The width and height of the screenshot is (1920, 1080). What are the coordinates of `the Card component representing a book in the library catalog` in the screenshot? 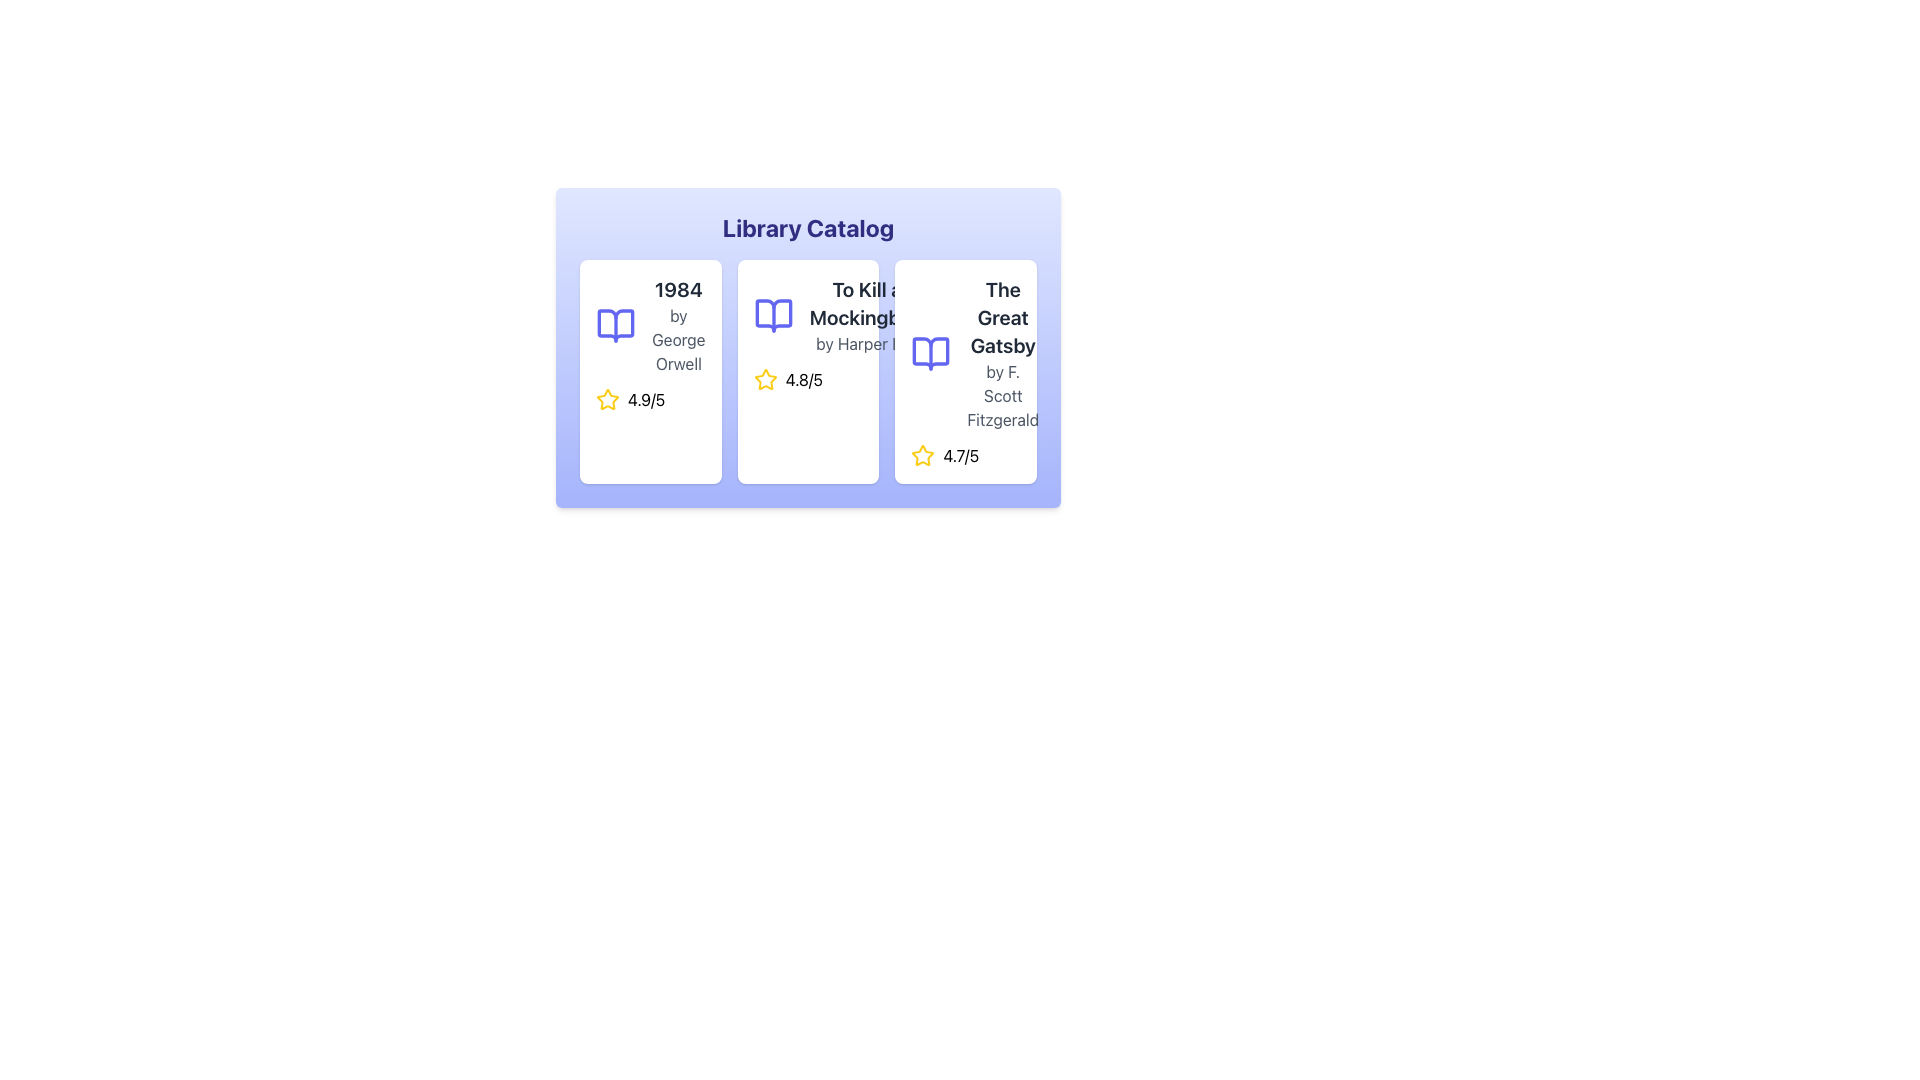 It's located at (650, 371).